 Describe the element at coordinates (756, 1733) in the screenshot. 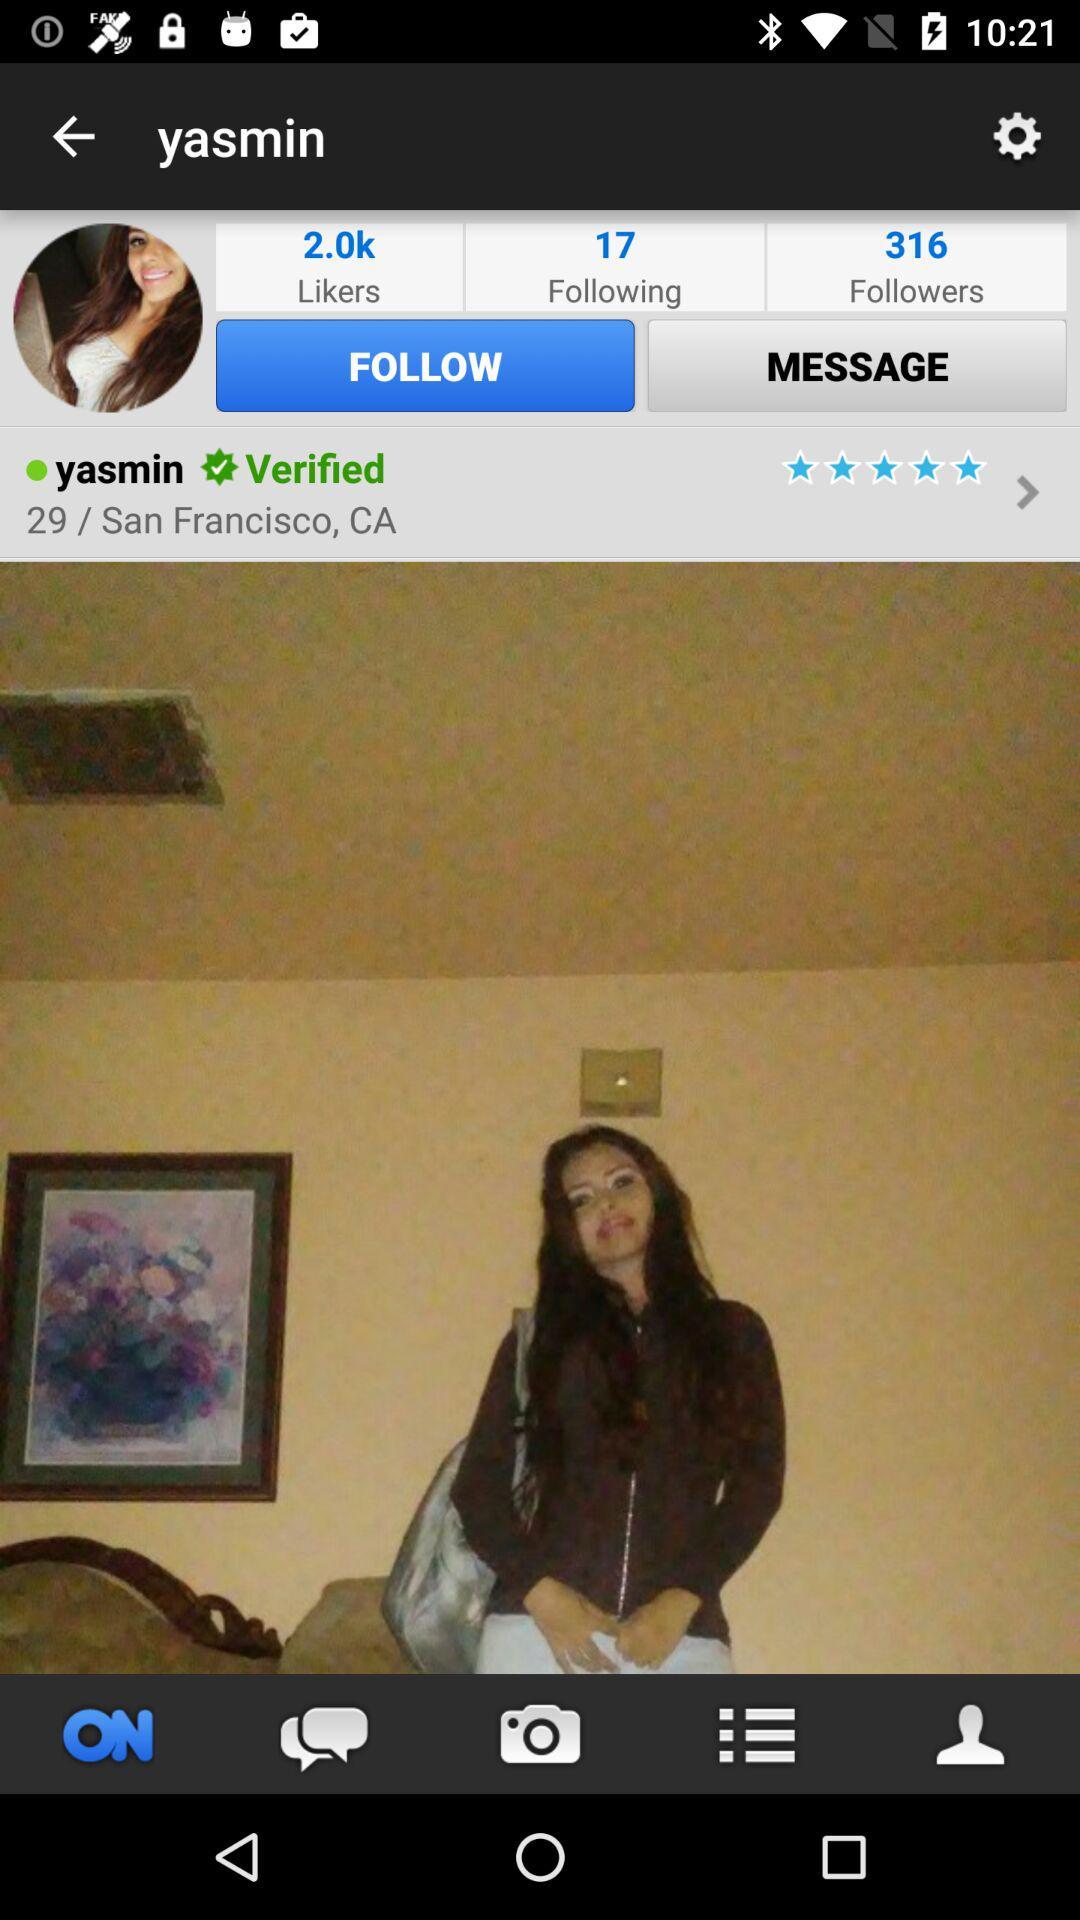

I see `to options` at that location.